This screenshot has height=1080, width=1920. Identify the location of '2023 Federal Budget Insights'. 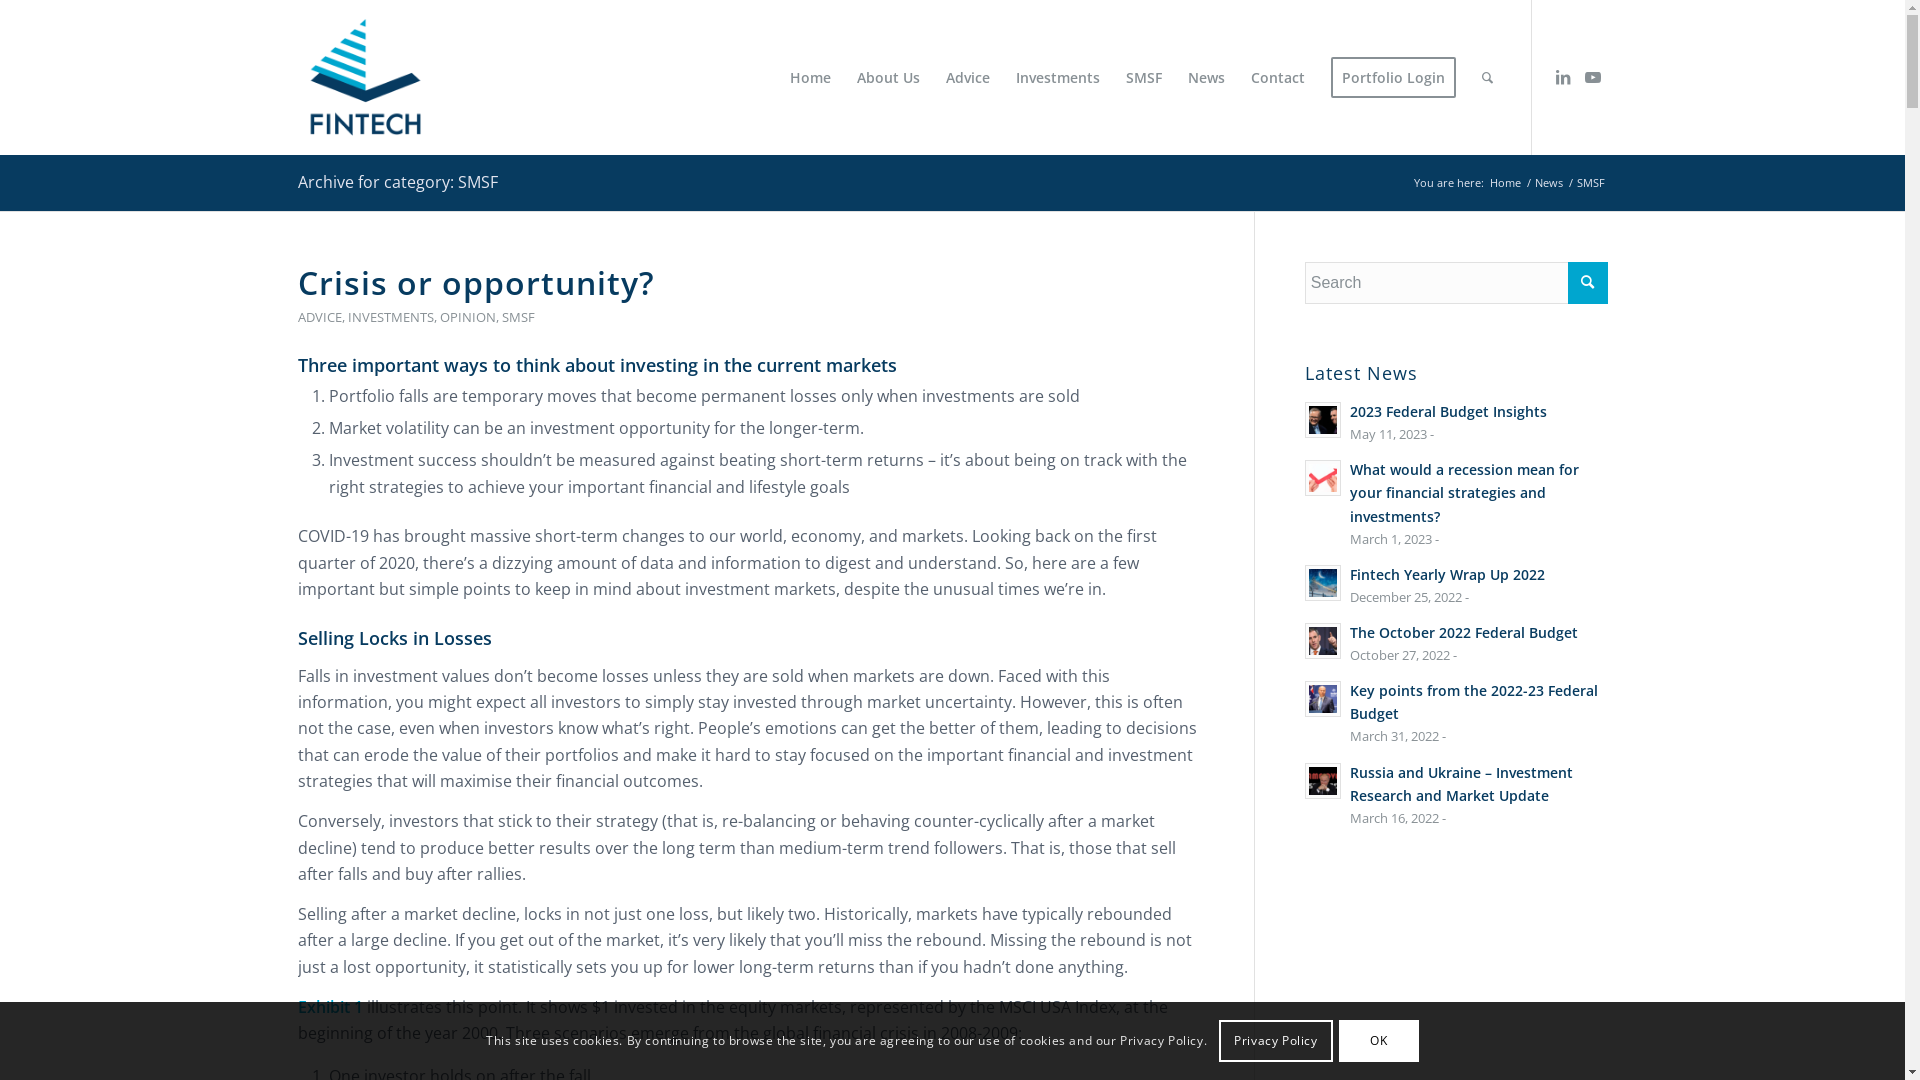
(1349, 410).